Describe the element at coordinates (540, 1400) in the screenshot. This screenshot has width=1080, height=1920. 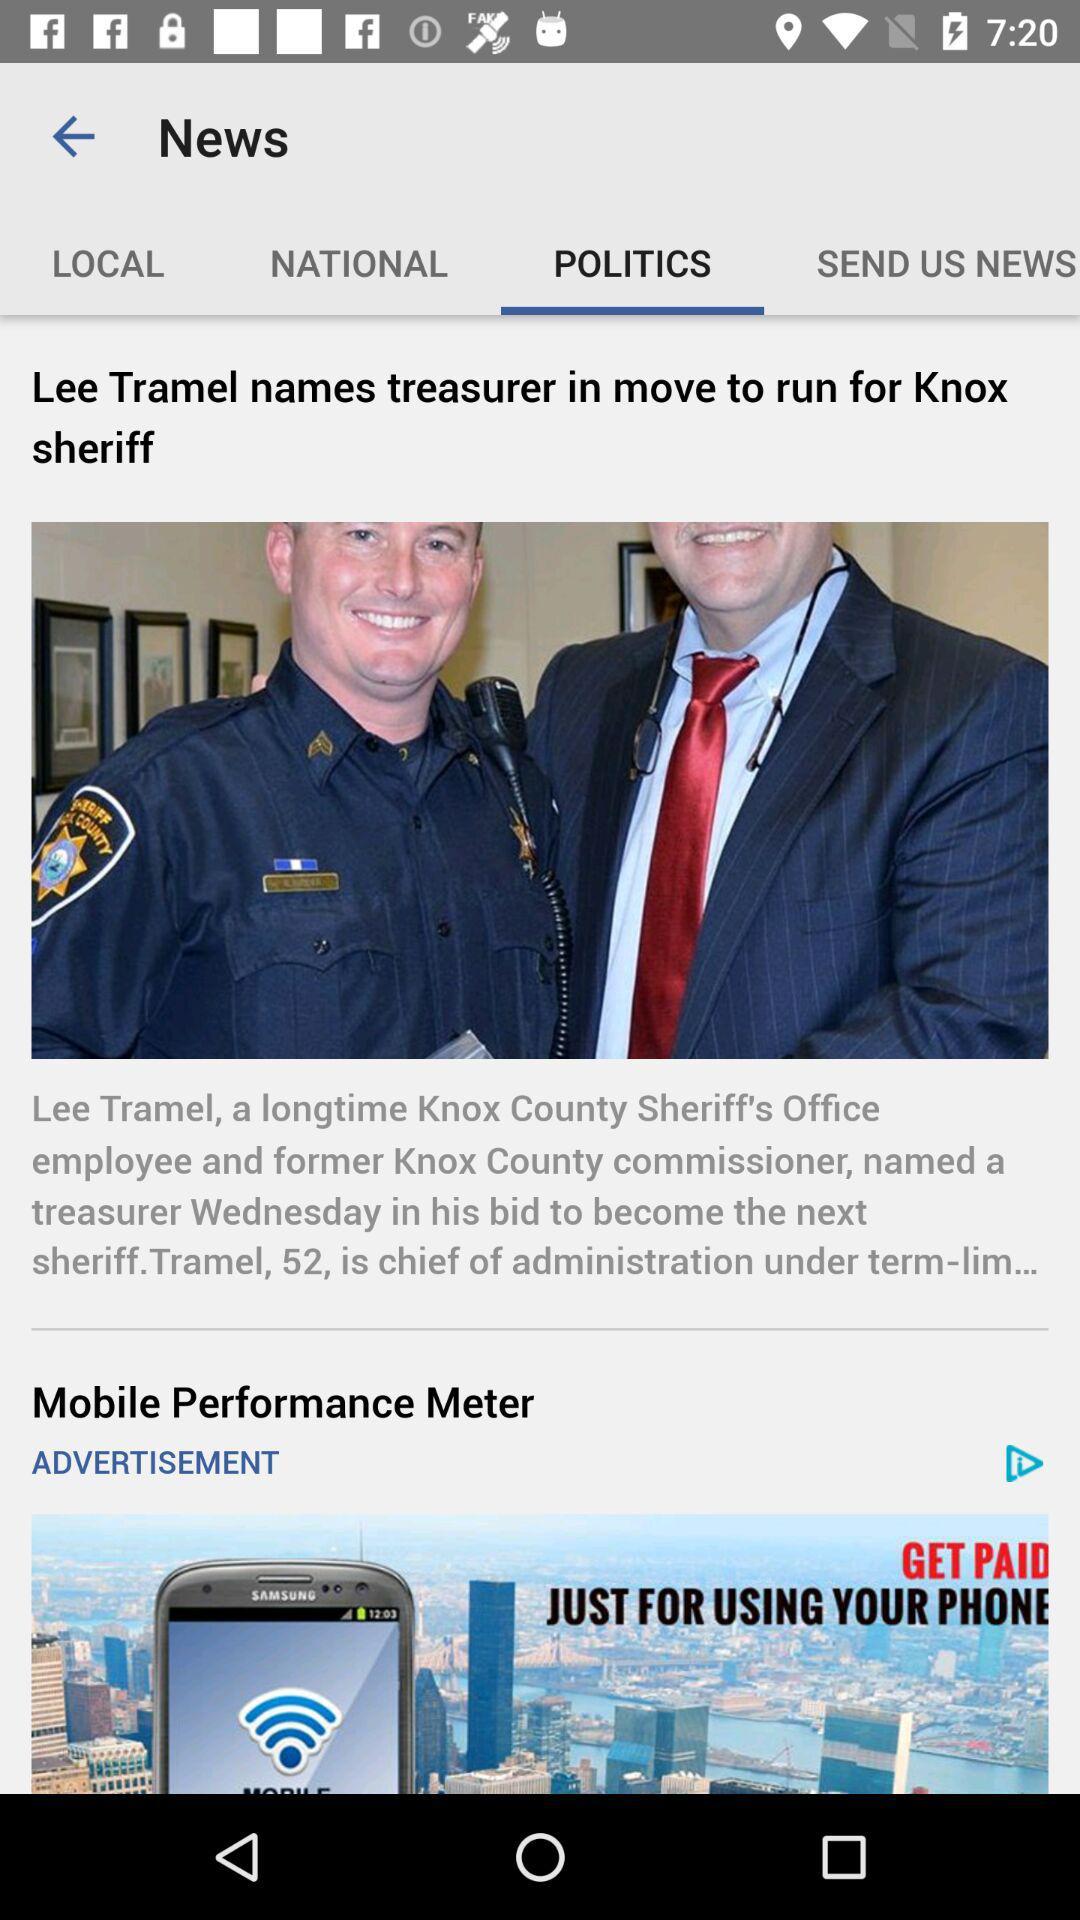
I see `mobile performance meter item` at that location.